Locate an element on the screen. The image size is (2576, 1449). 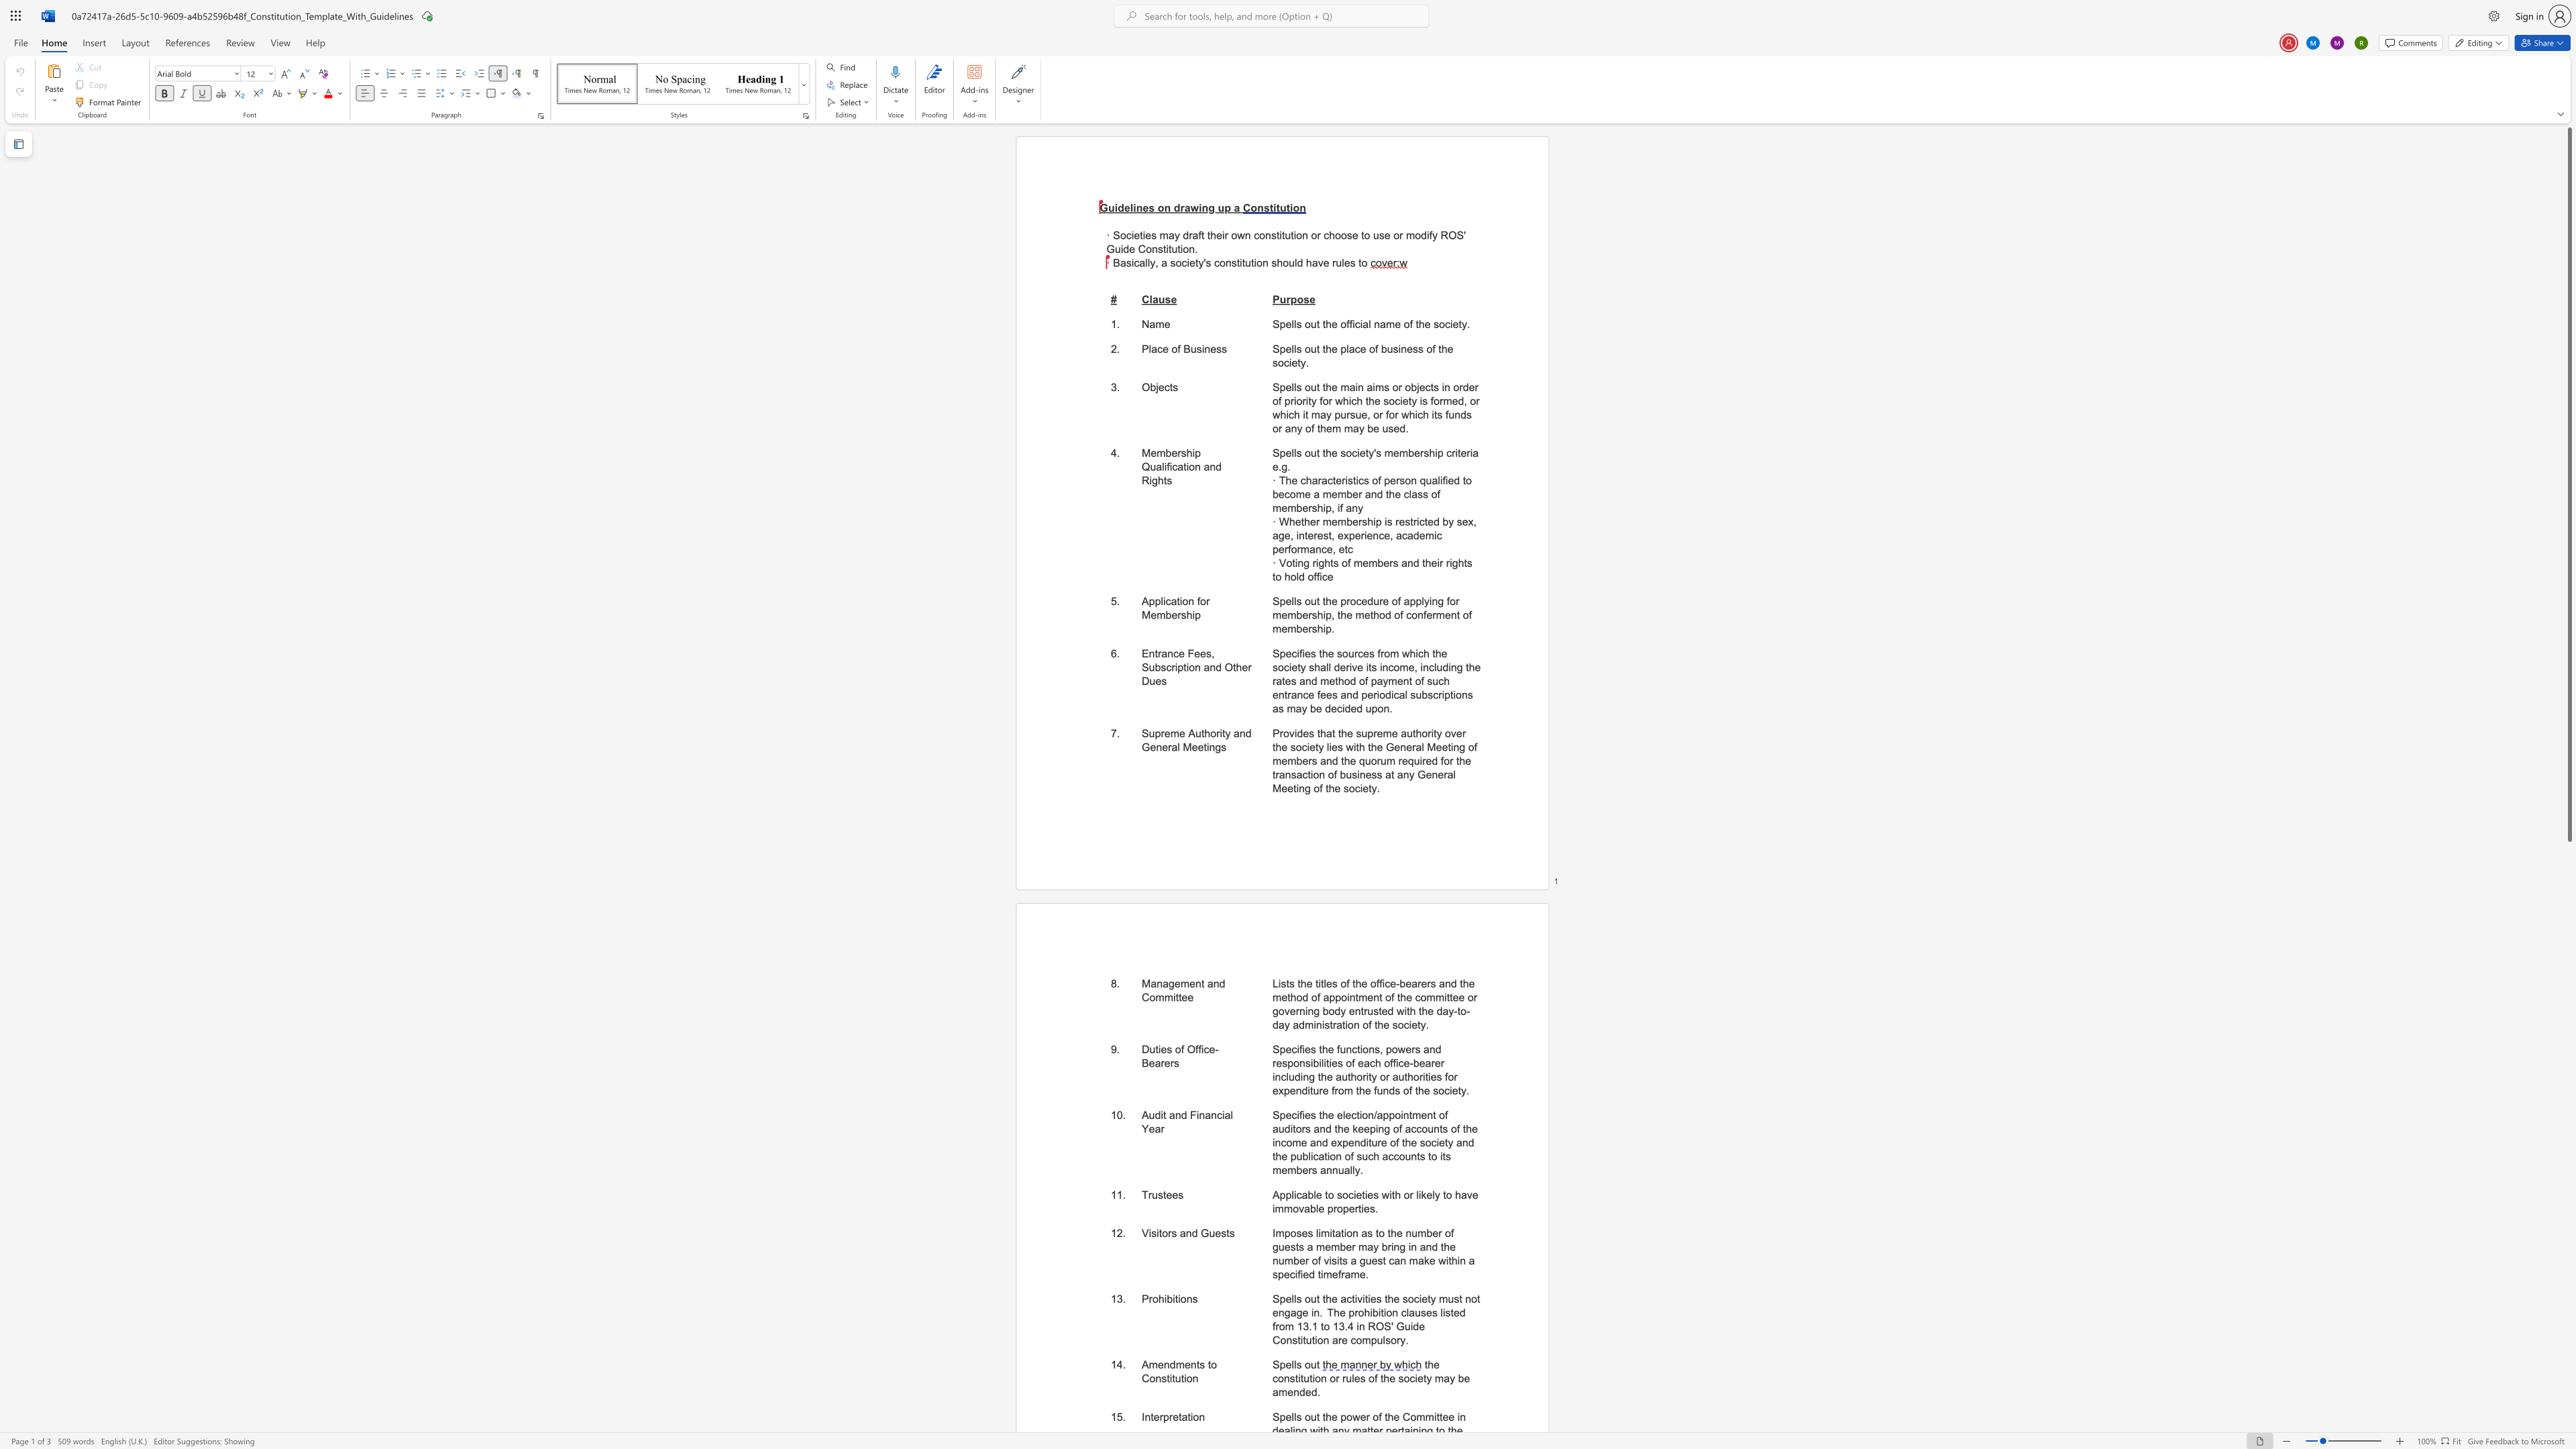
the subset text "ro" within the text "Prohibitions" is located at coordinates (1148, 1298).